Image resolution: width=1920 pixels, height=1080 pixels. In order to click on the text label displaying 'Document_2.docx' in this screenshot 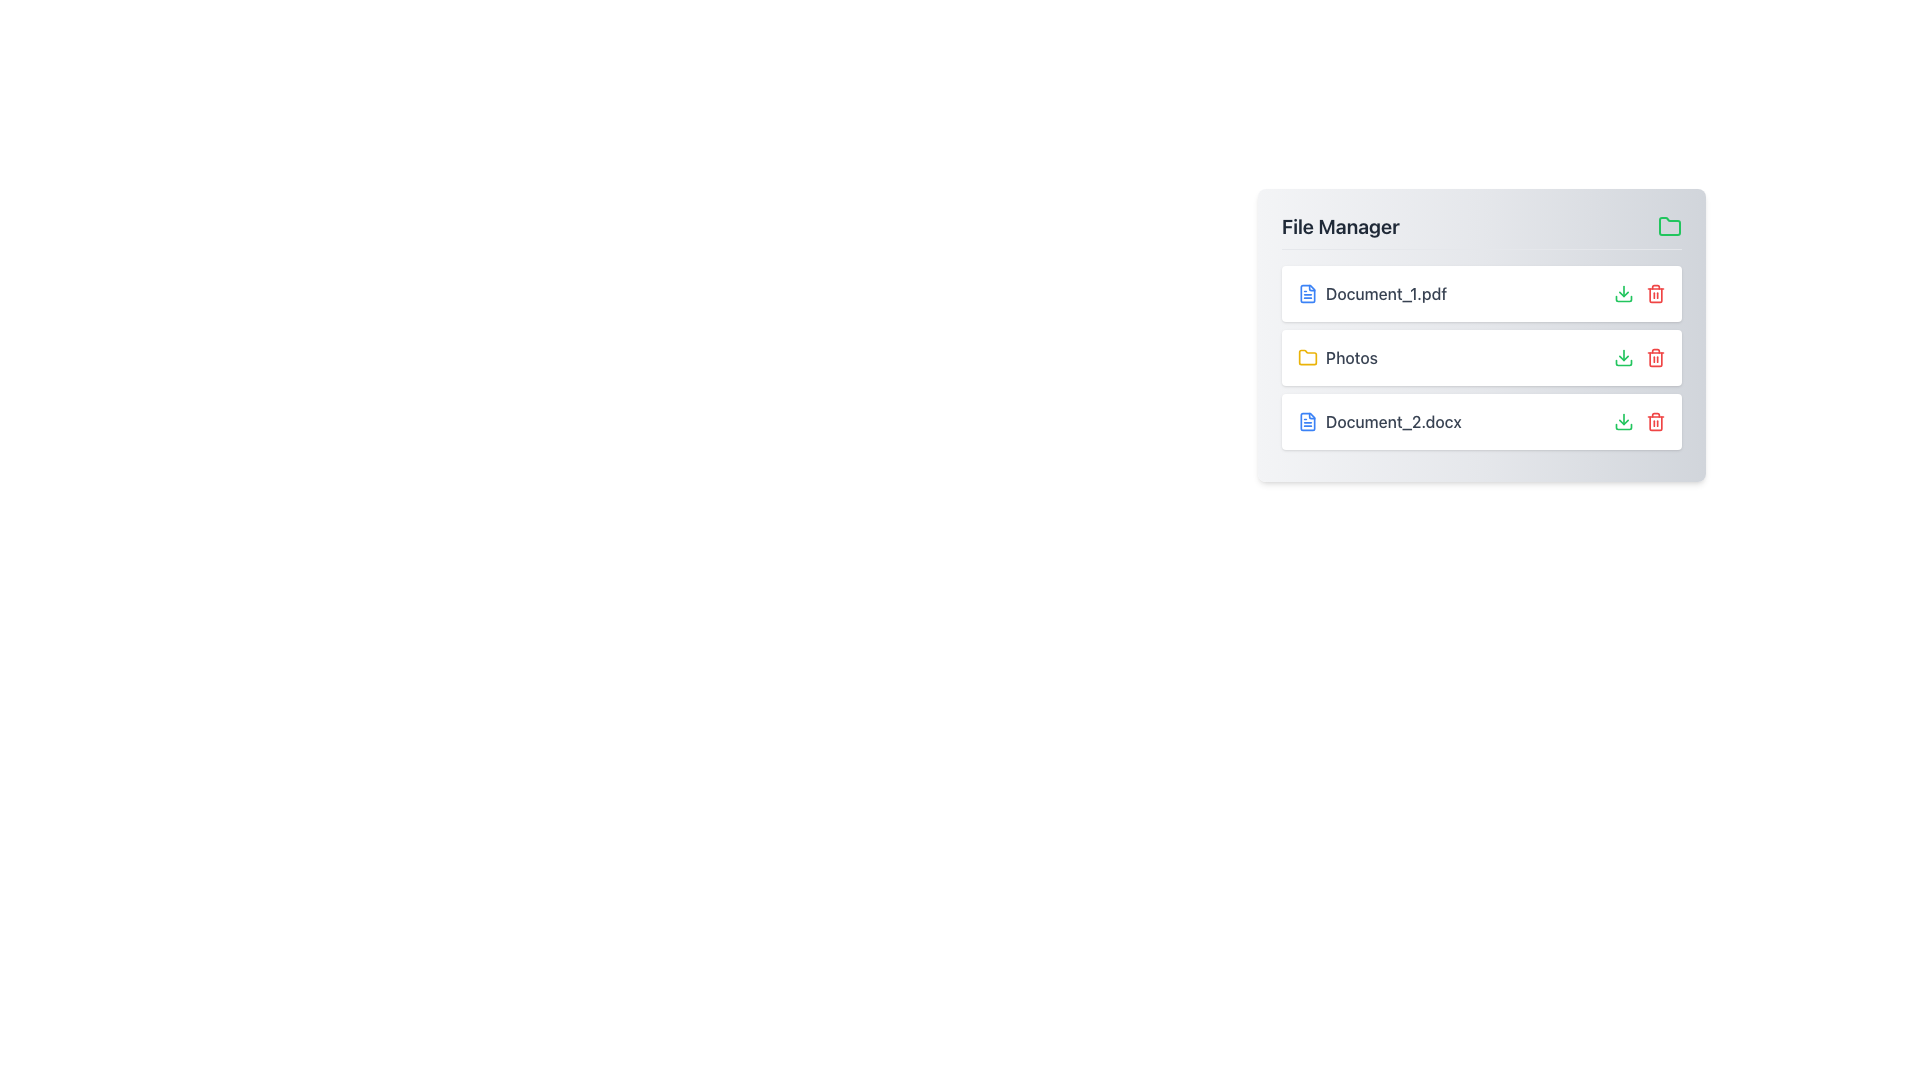, I will do `click(1377, 420)`.